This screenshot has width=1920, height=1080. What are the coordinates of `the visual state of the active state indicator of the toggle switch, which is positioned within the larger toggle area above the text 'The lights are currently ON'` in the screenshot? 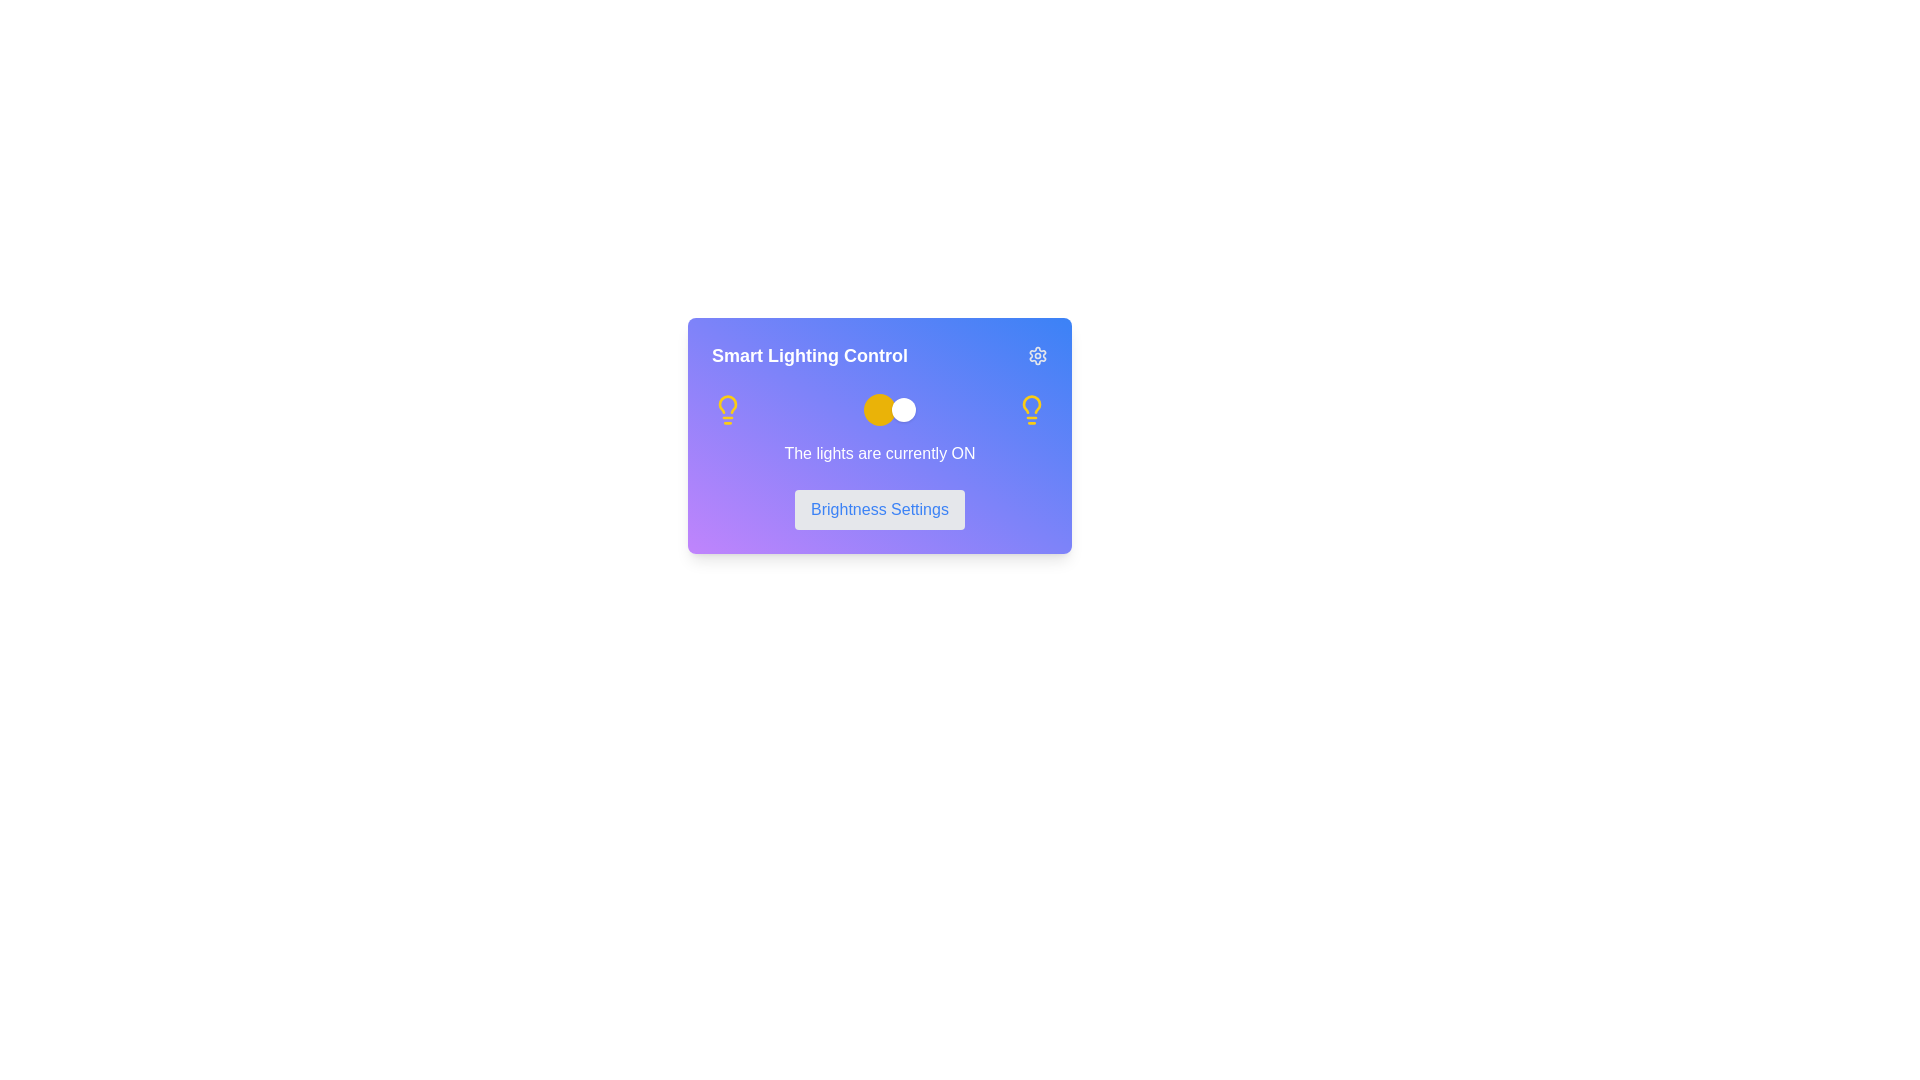 It's located at (902, 408).